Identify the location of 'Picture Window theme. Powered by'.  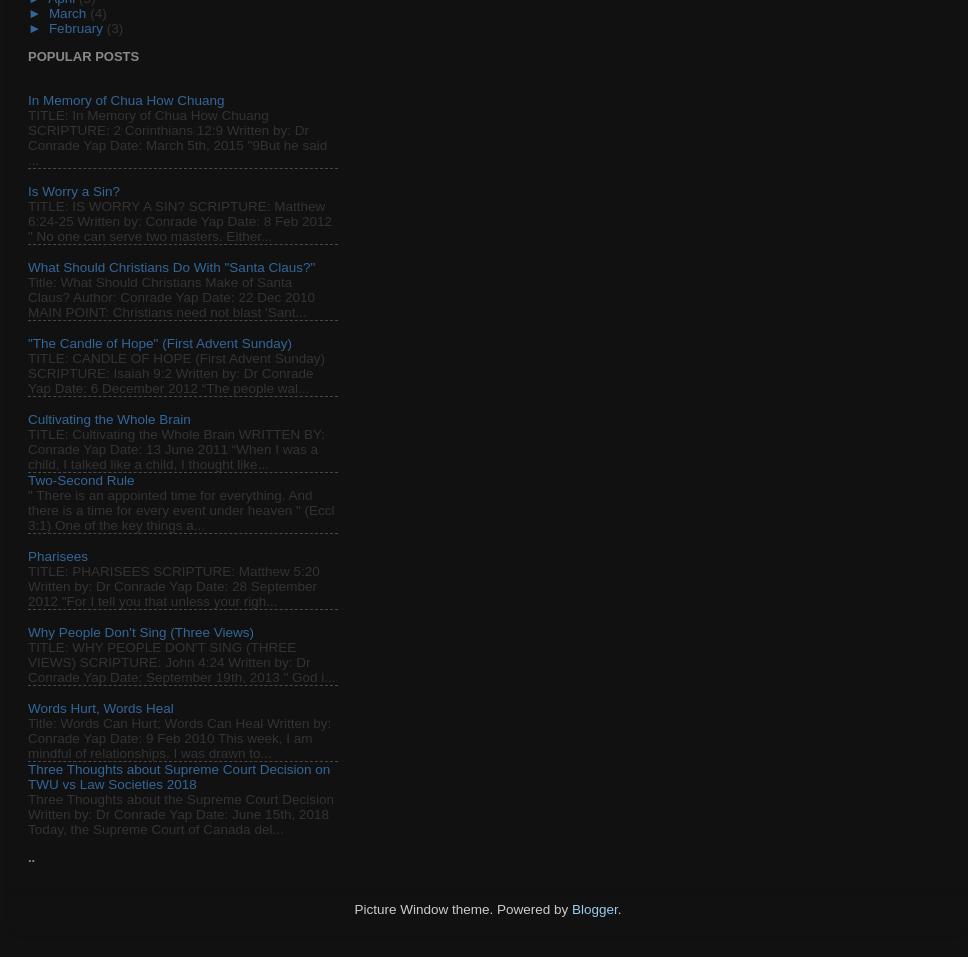
(461, 908).